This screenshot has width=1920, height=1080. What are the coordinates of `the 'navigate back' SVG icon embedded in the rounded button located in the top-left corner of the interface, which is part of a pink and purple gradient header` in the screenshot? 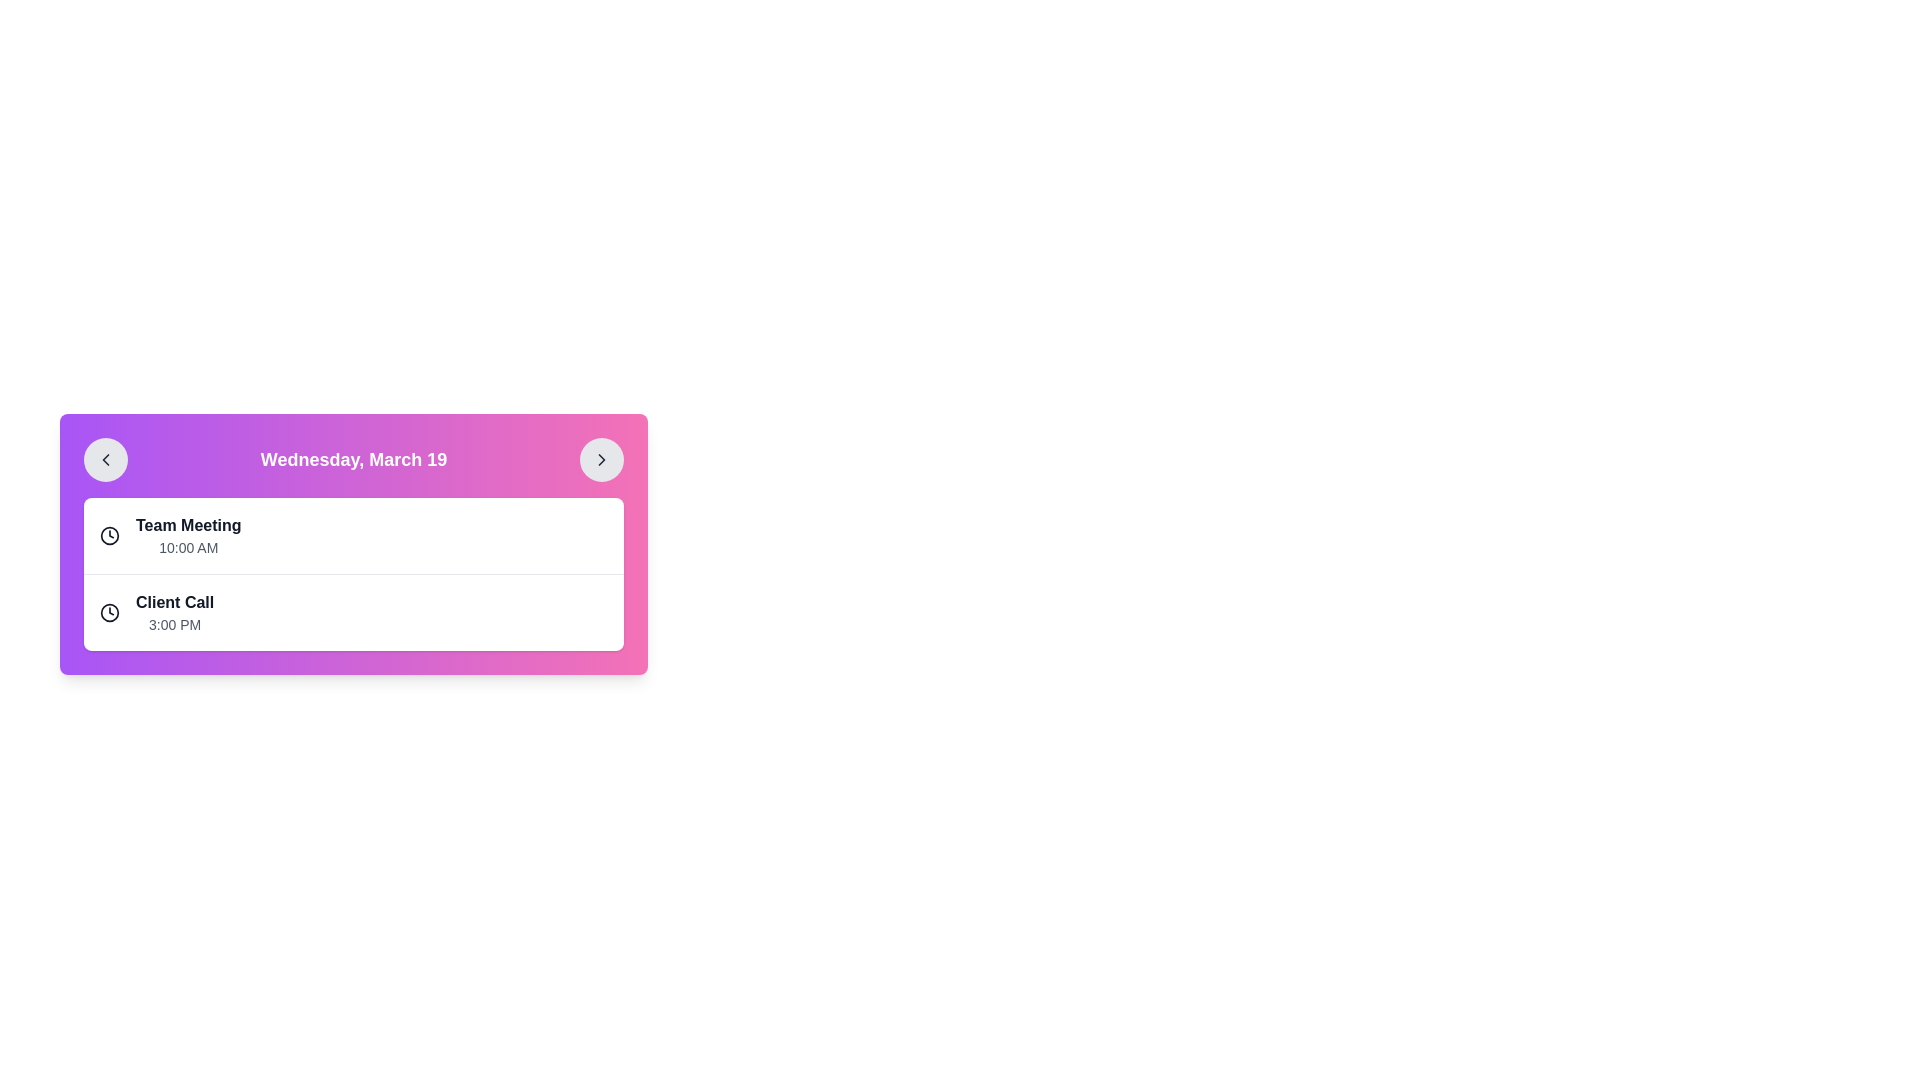 It's located at (104, 459).